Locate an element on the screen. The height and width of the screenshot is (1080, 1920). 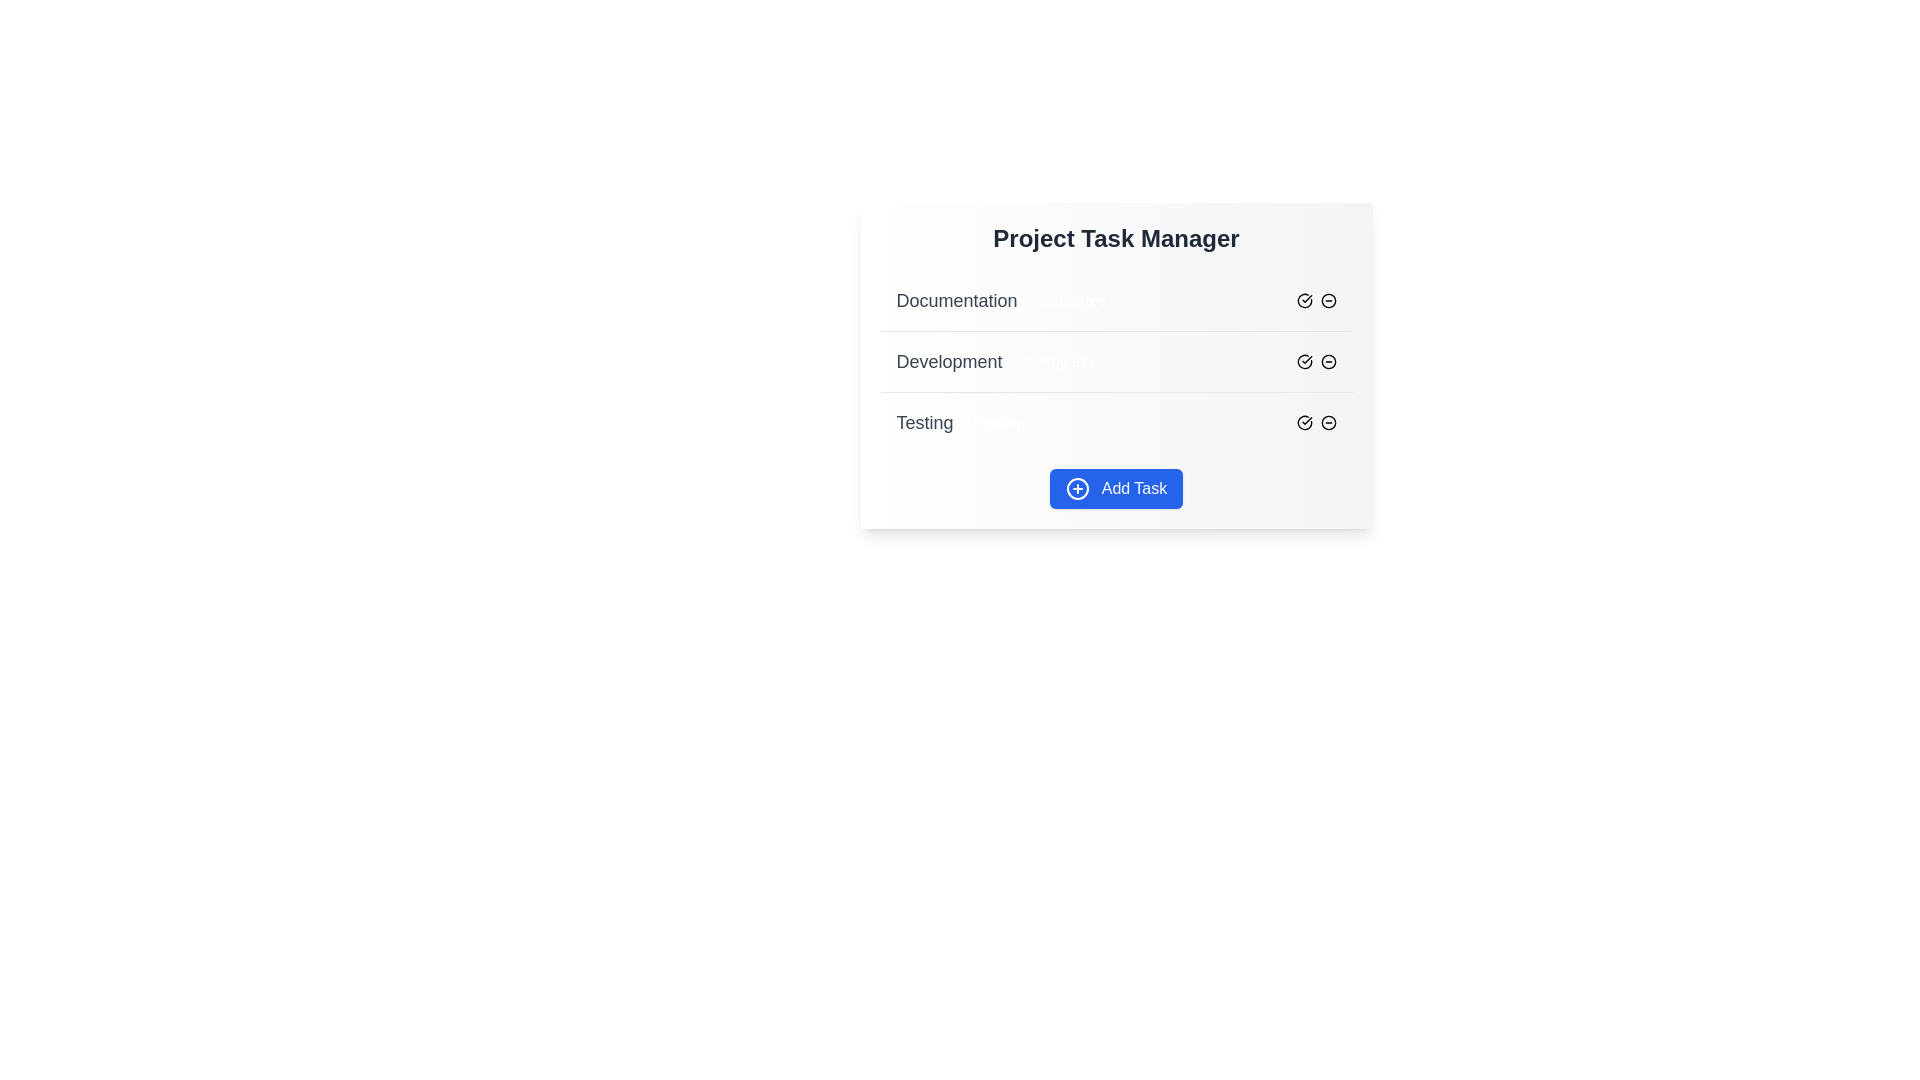
the text label 'Development' which is part of the 'Development In Progress' row in the task management section is located at coordinates (948, 362).